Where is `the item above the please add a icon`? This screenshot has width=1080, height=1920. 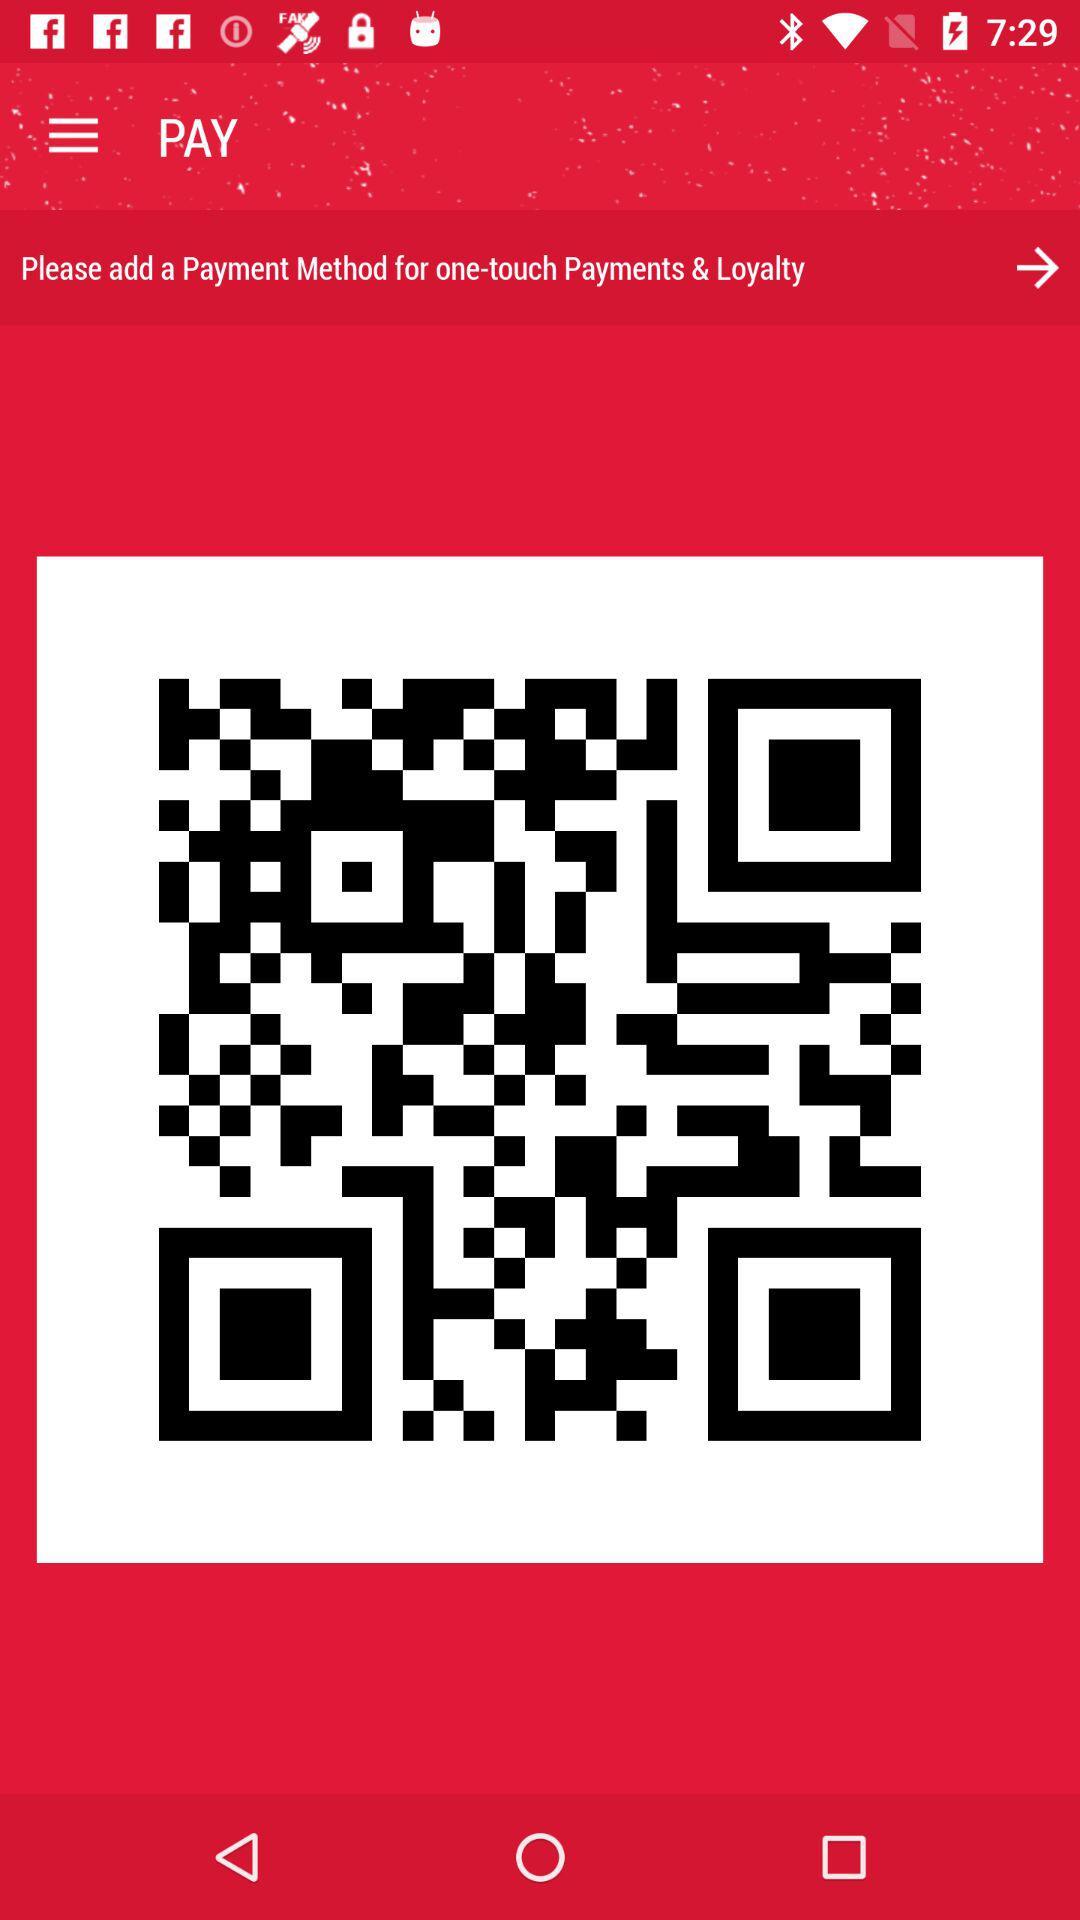 the item above the please add a icon is located at coordinates (72, 135).